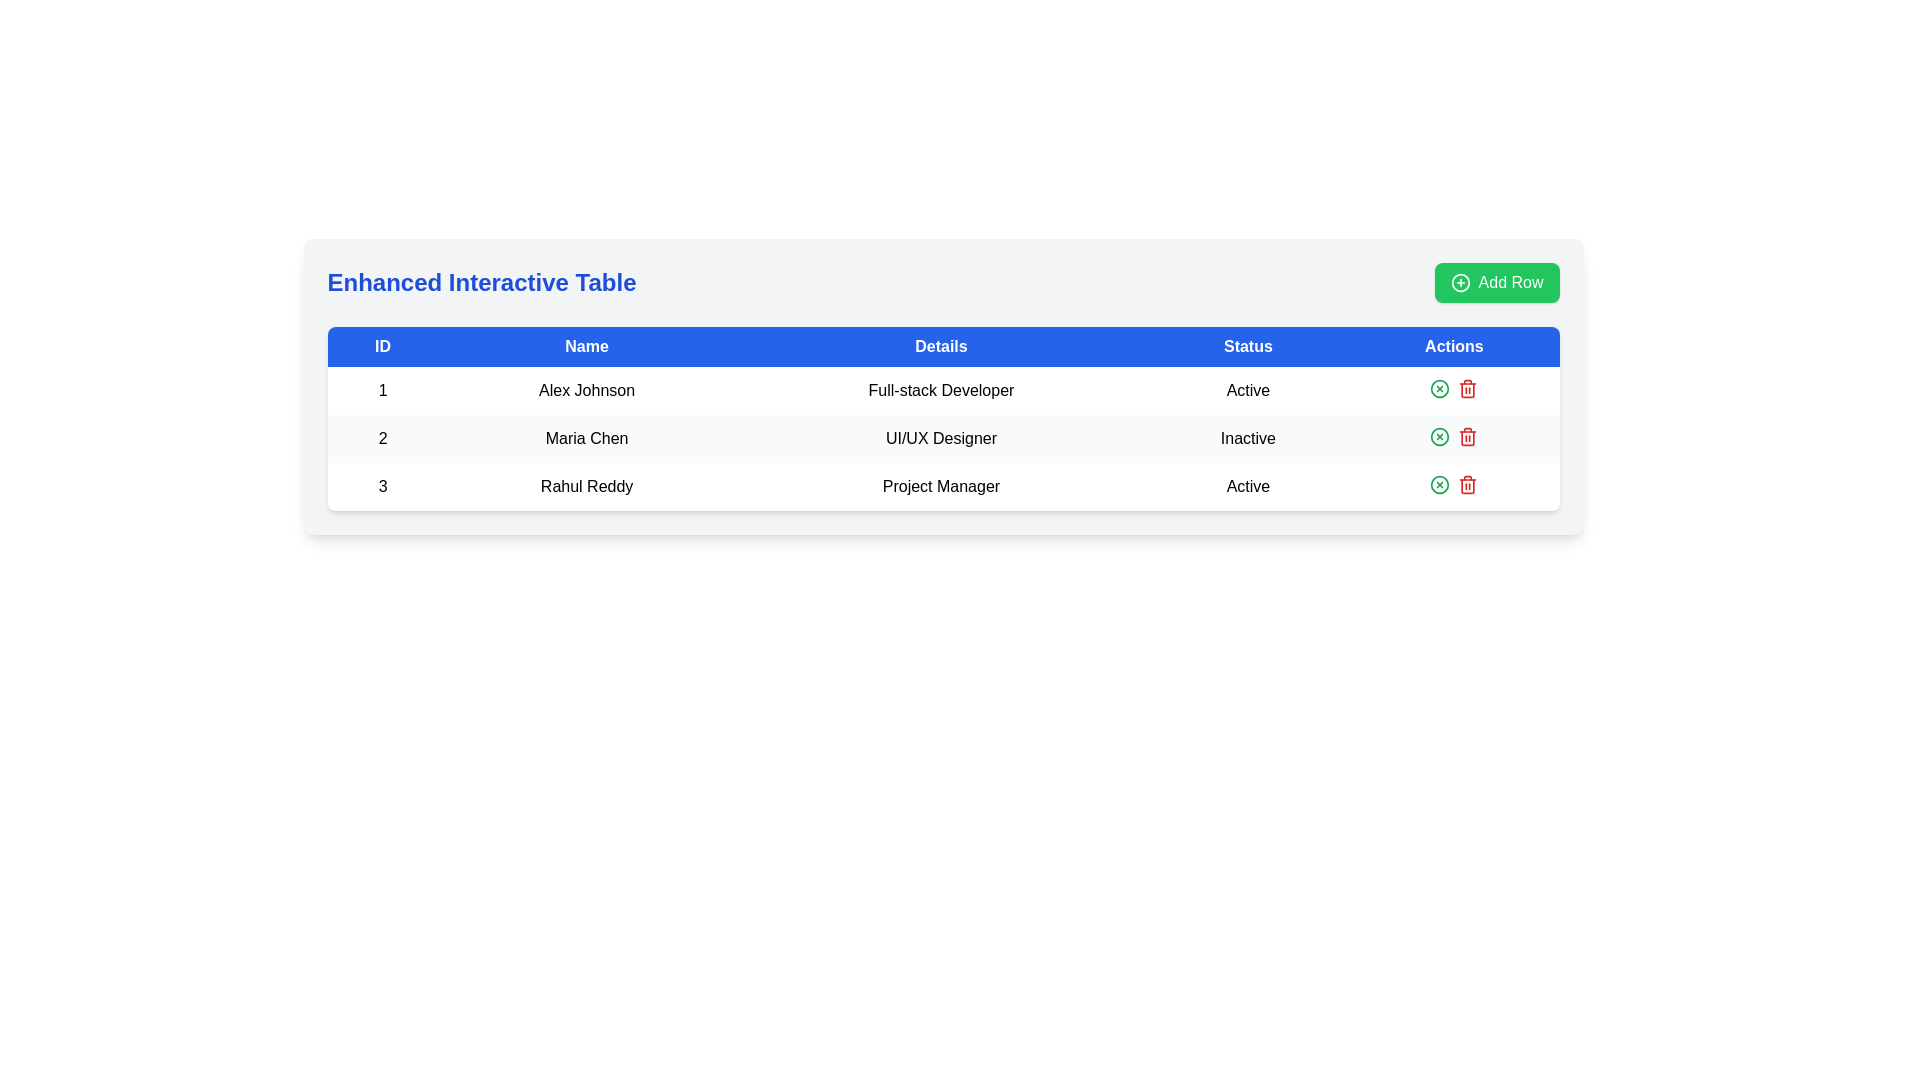 This screenshot has height=1080, width=1920. I want to click on details of the user represented in the second row of the interactive table, located between 'Alex Johnson' and 'Rahul Reddy', so click(942, 438).